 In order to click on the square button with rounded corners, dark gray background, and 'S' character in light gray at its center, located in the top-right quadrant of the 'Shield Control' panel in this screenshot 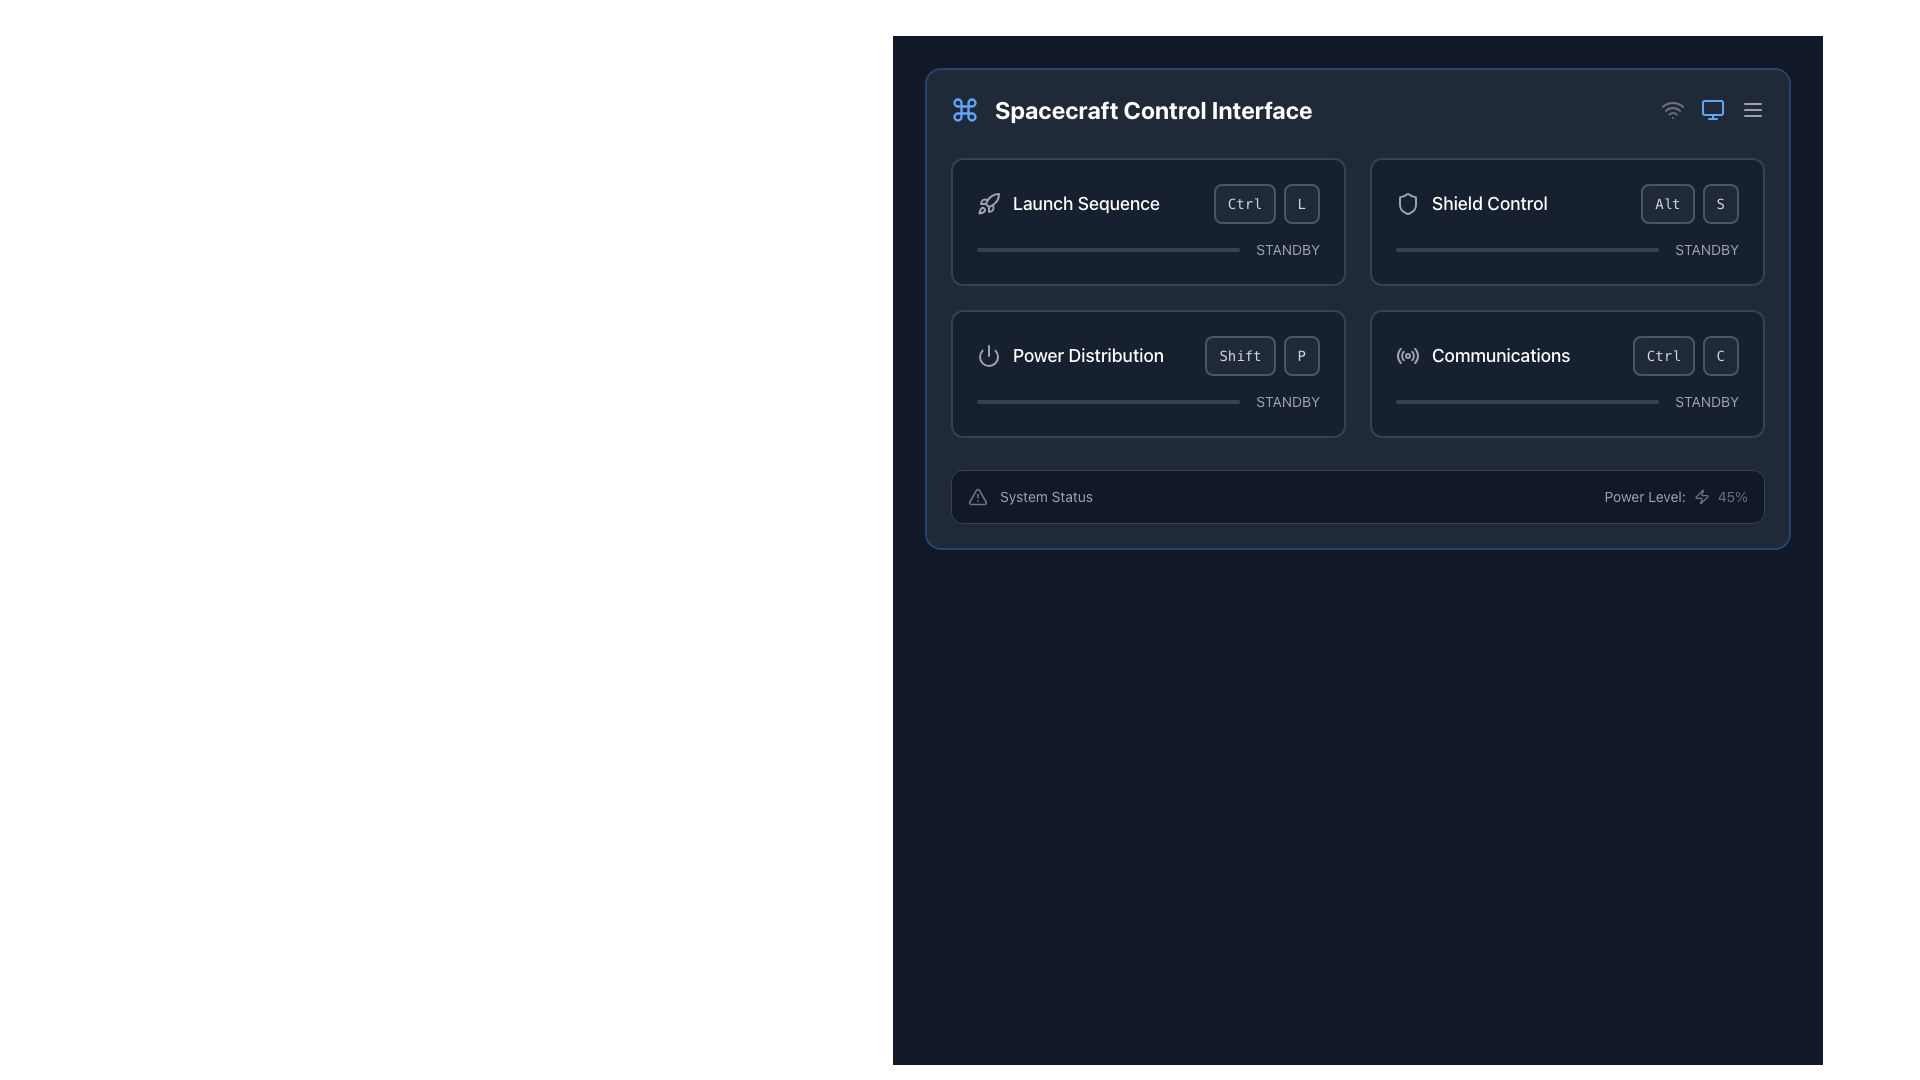, I will do `click(1719, 204)`.